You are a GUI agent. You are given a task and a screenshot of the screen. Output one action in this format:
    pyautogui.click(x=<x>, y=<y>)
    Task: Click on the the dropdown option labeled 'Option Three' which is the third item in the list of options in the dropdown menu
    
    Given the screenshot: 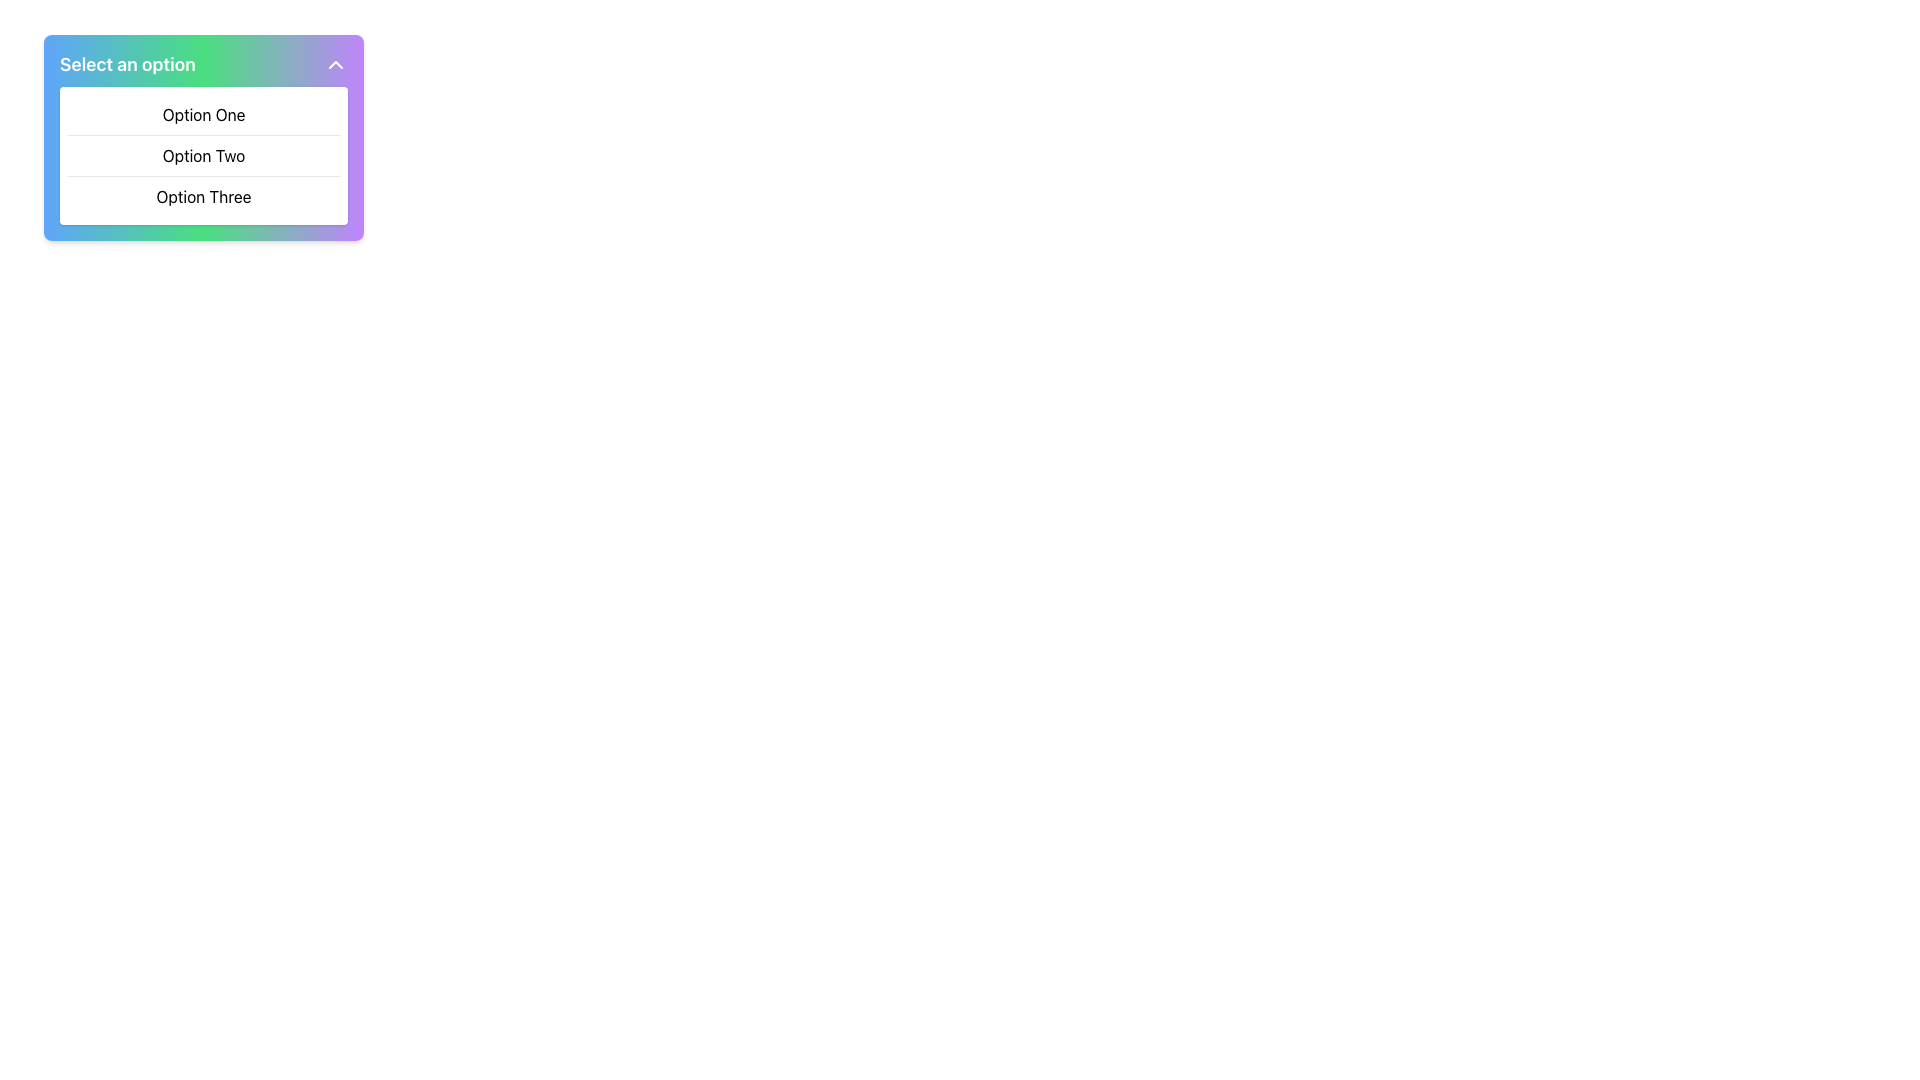 What is the action you would take?
    pyautogui.click(x=203, y=196)
    